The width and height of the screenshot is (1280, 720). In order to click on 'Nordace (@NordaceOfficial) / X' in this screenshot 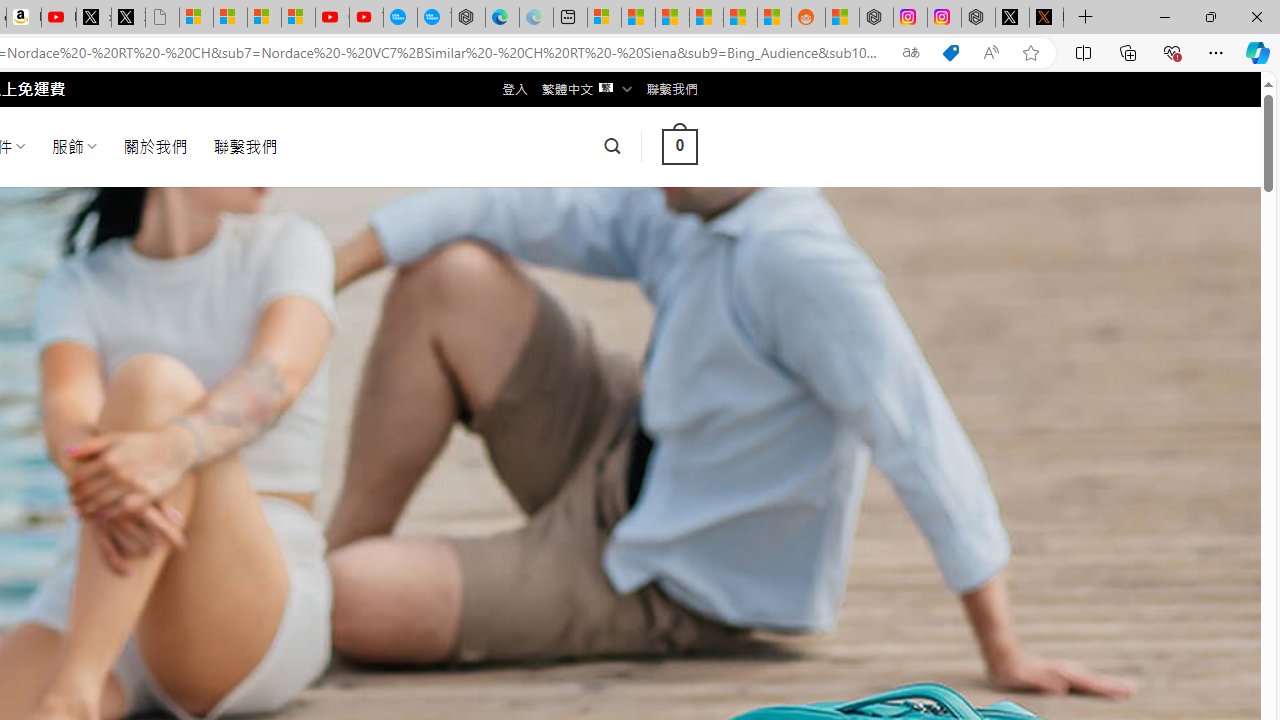, I will do `click(1012, 17)`.